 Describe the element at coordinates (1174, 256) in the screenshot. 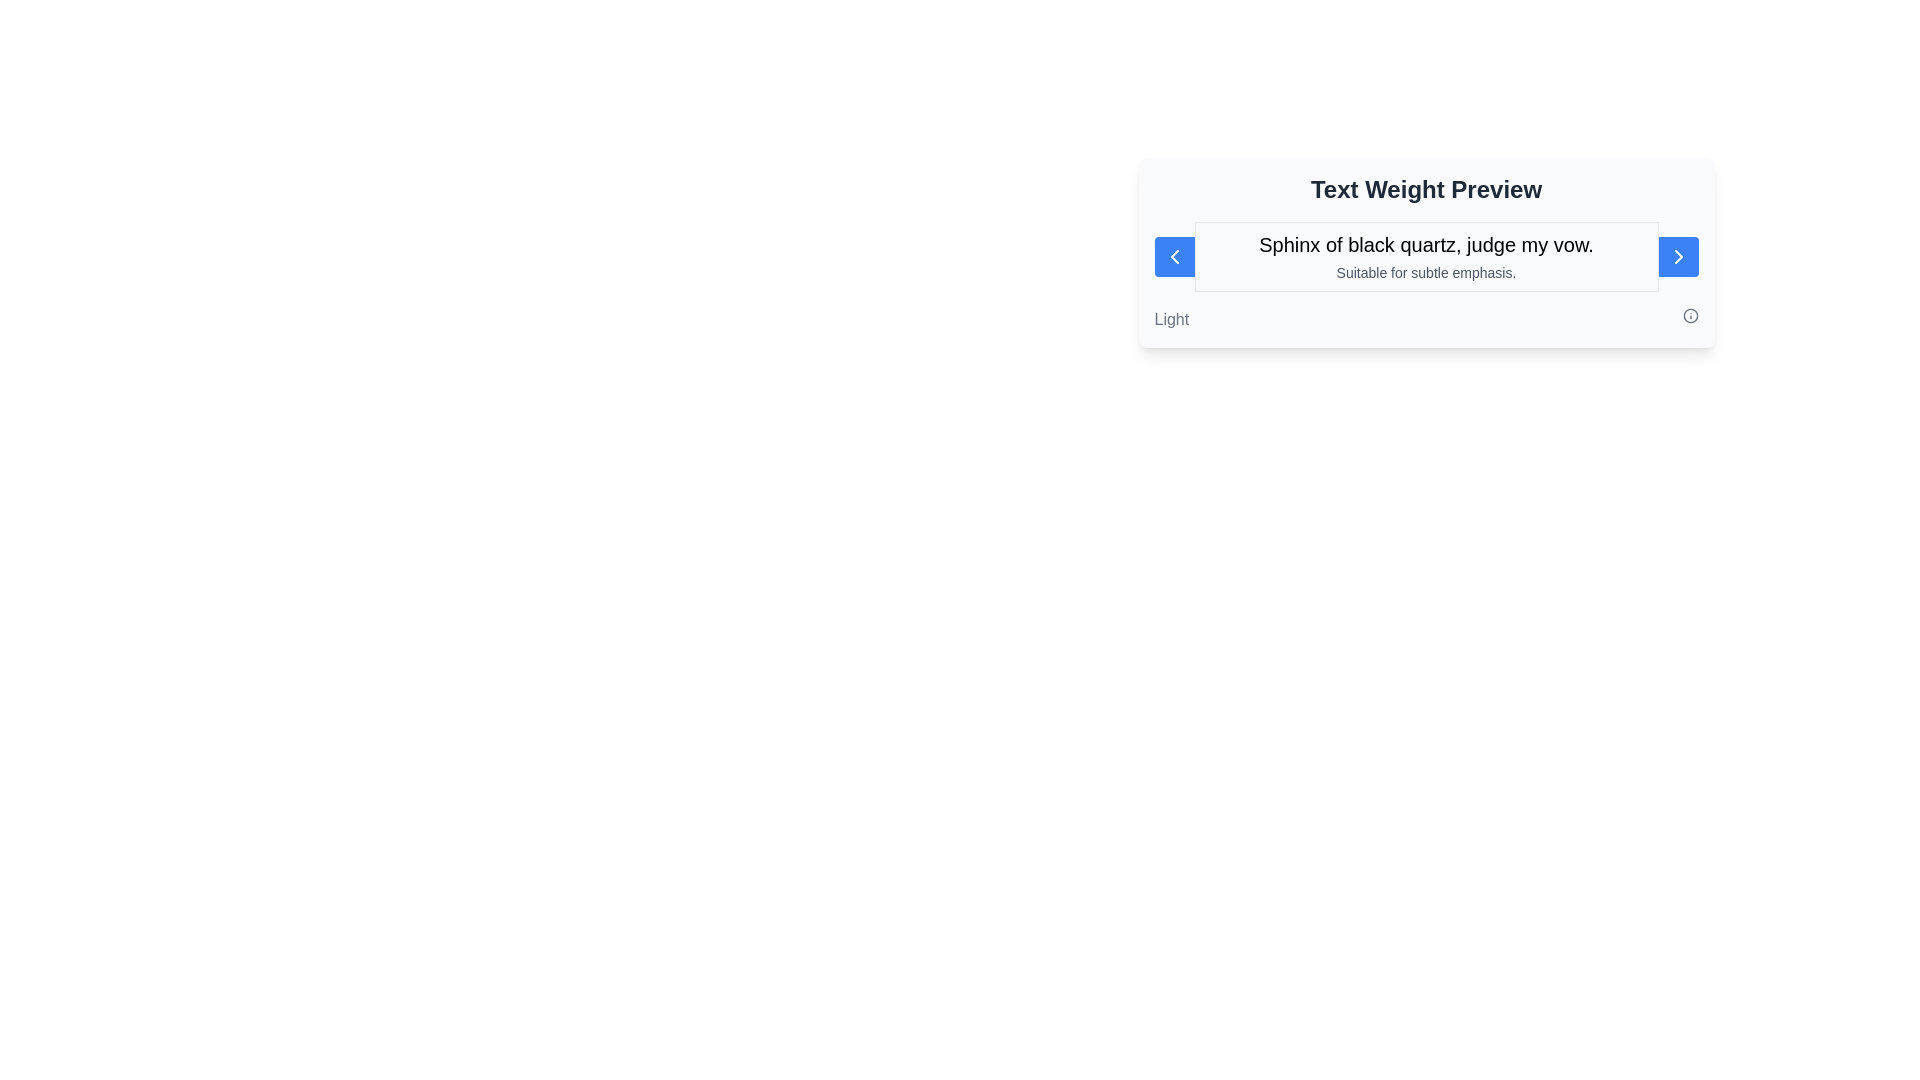

I see `the navigational button, a blue square icon located to the far left of the text display panel` at that location.